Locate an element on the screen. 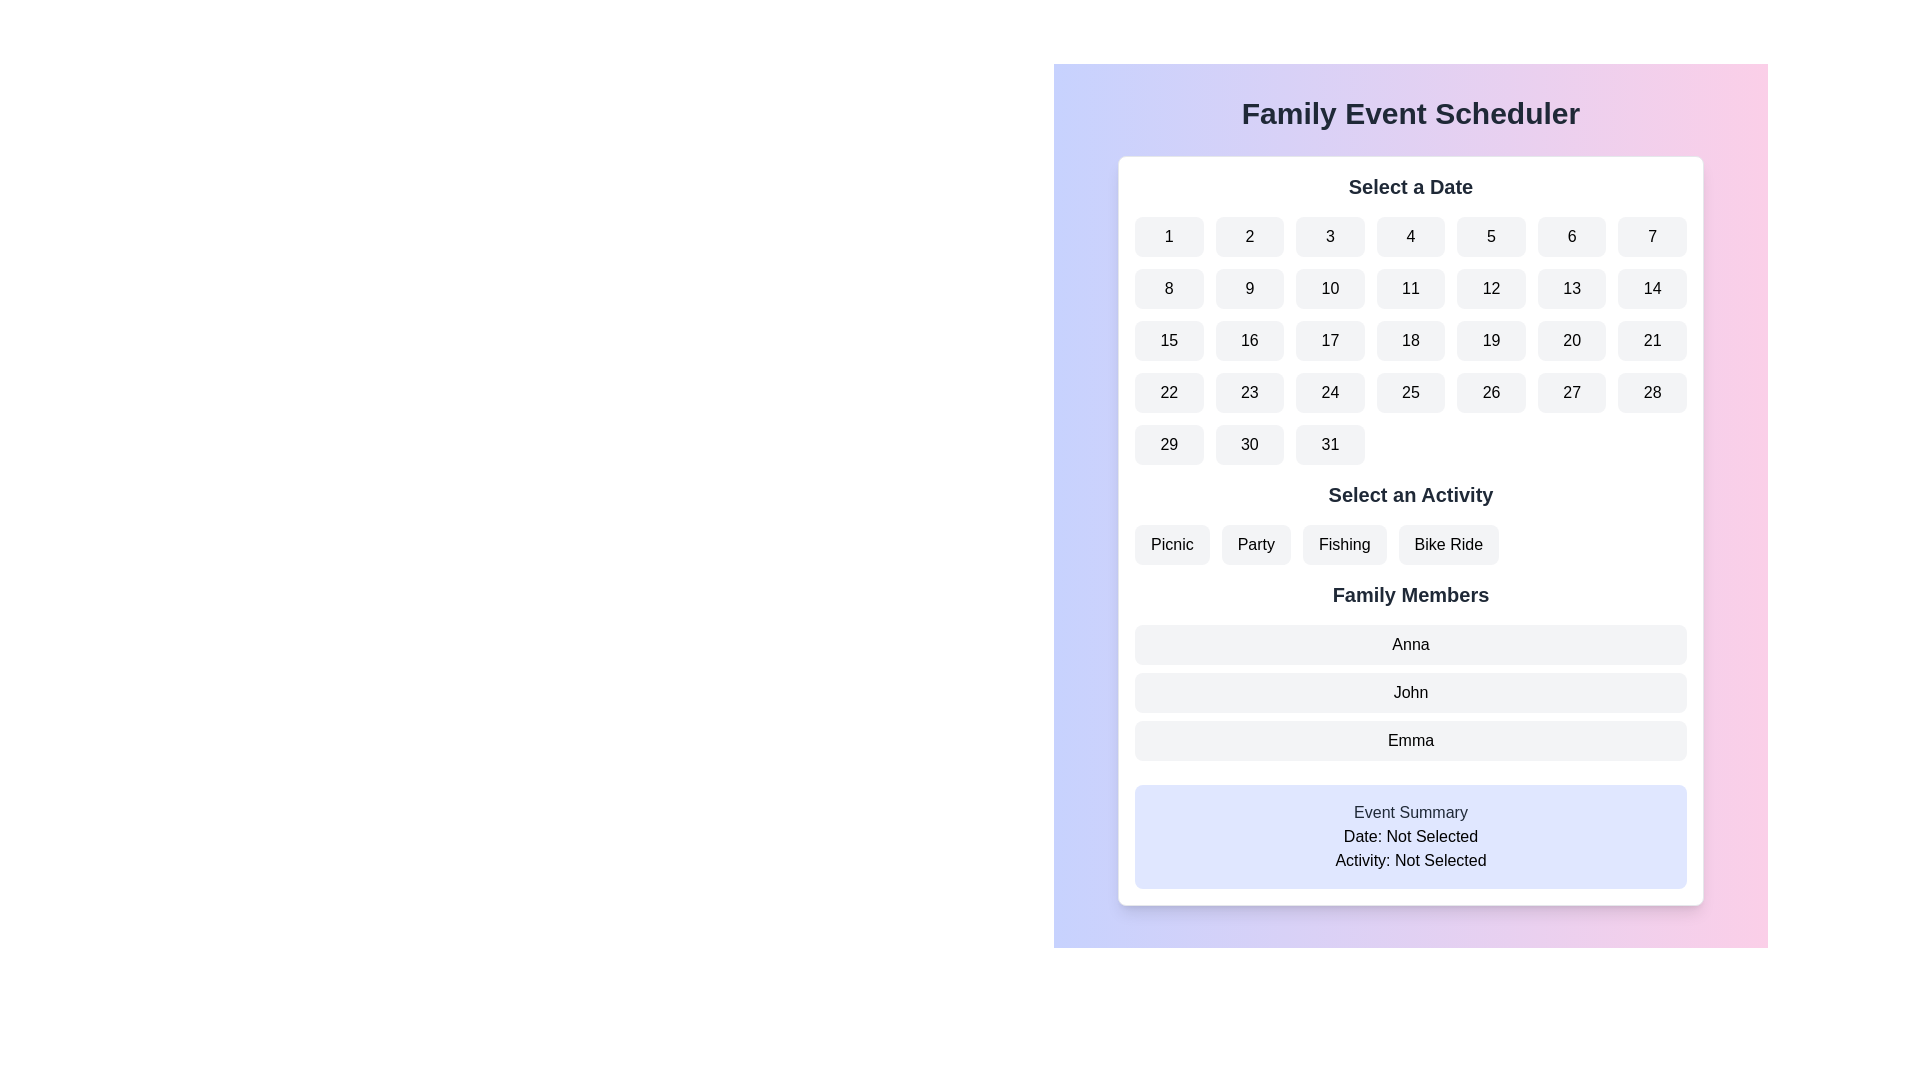  the button representing the date '31' in the calendar interface is located at coordinates (1330, 443).